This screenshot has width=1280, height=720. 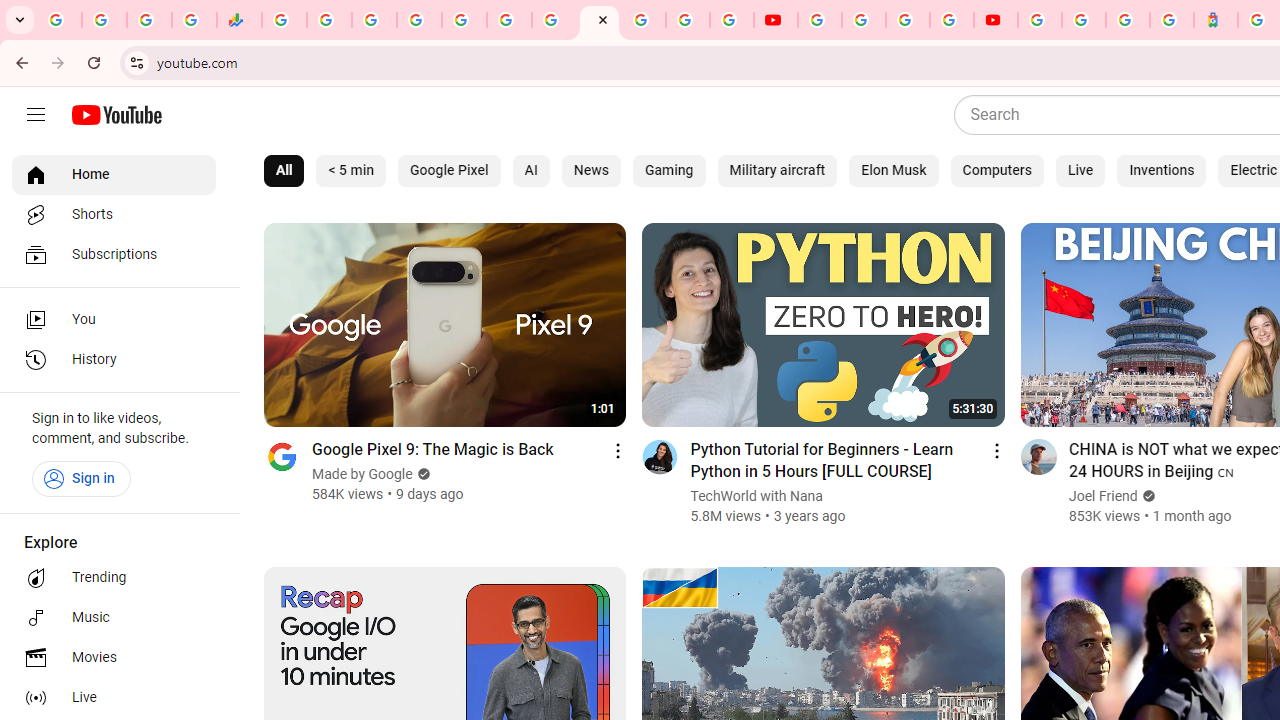 I want to click on 'Elon Musk', so click(x=893, y=170).